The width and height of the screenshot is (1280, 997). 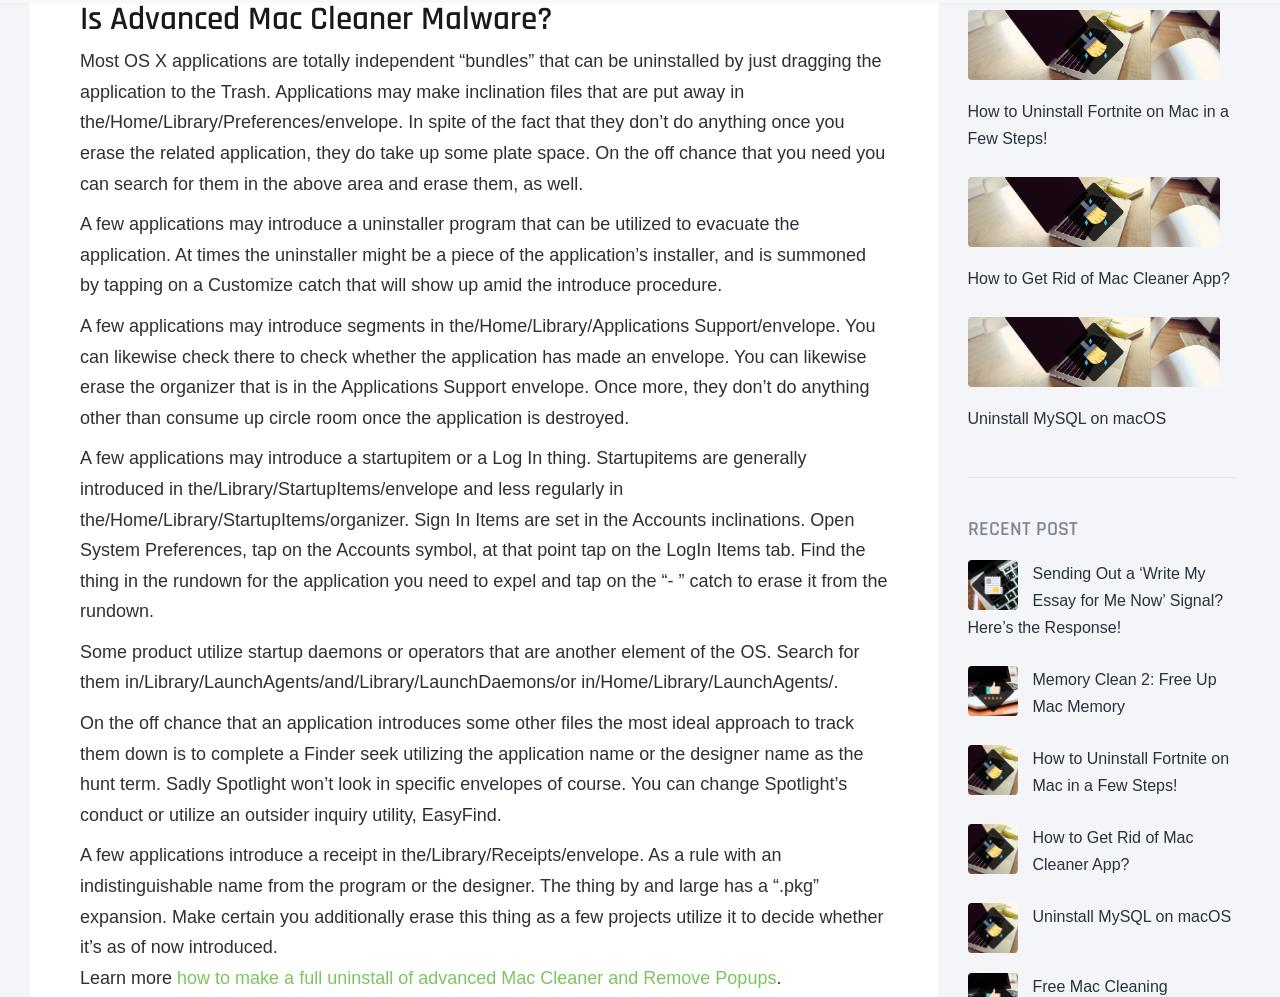 What do you see at coordinates (1123, 691) in the screenshot?
I see `'Memory Clean 2: Free Up Mac Memory'` at bounding box center [1123, 691].